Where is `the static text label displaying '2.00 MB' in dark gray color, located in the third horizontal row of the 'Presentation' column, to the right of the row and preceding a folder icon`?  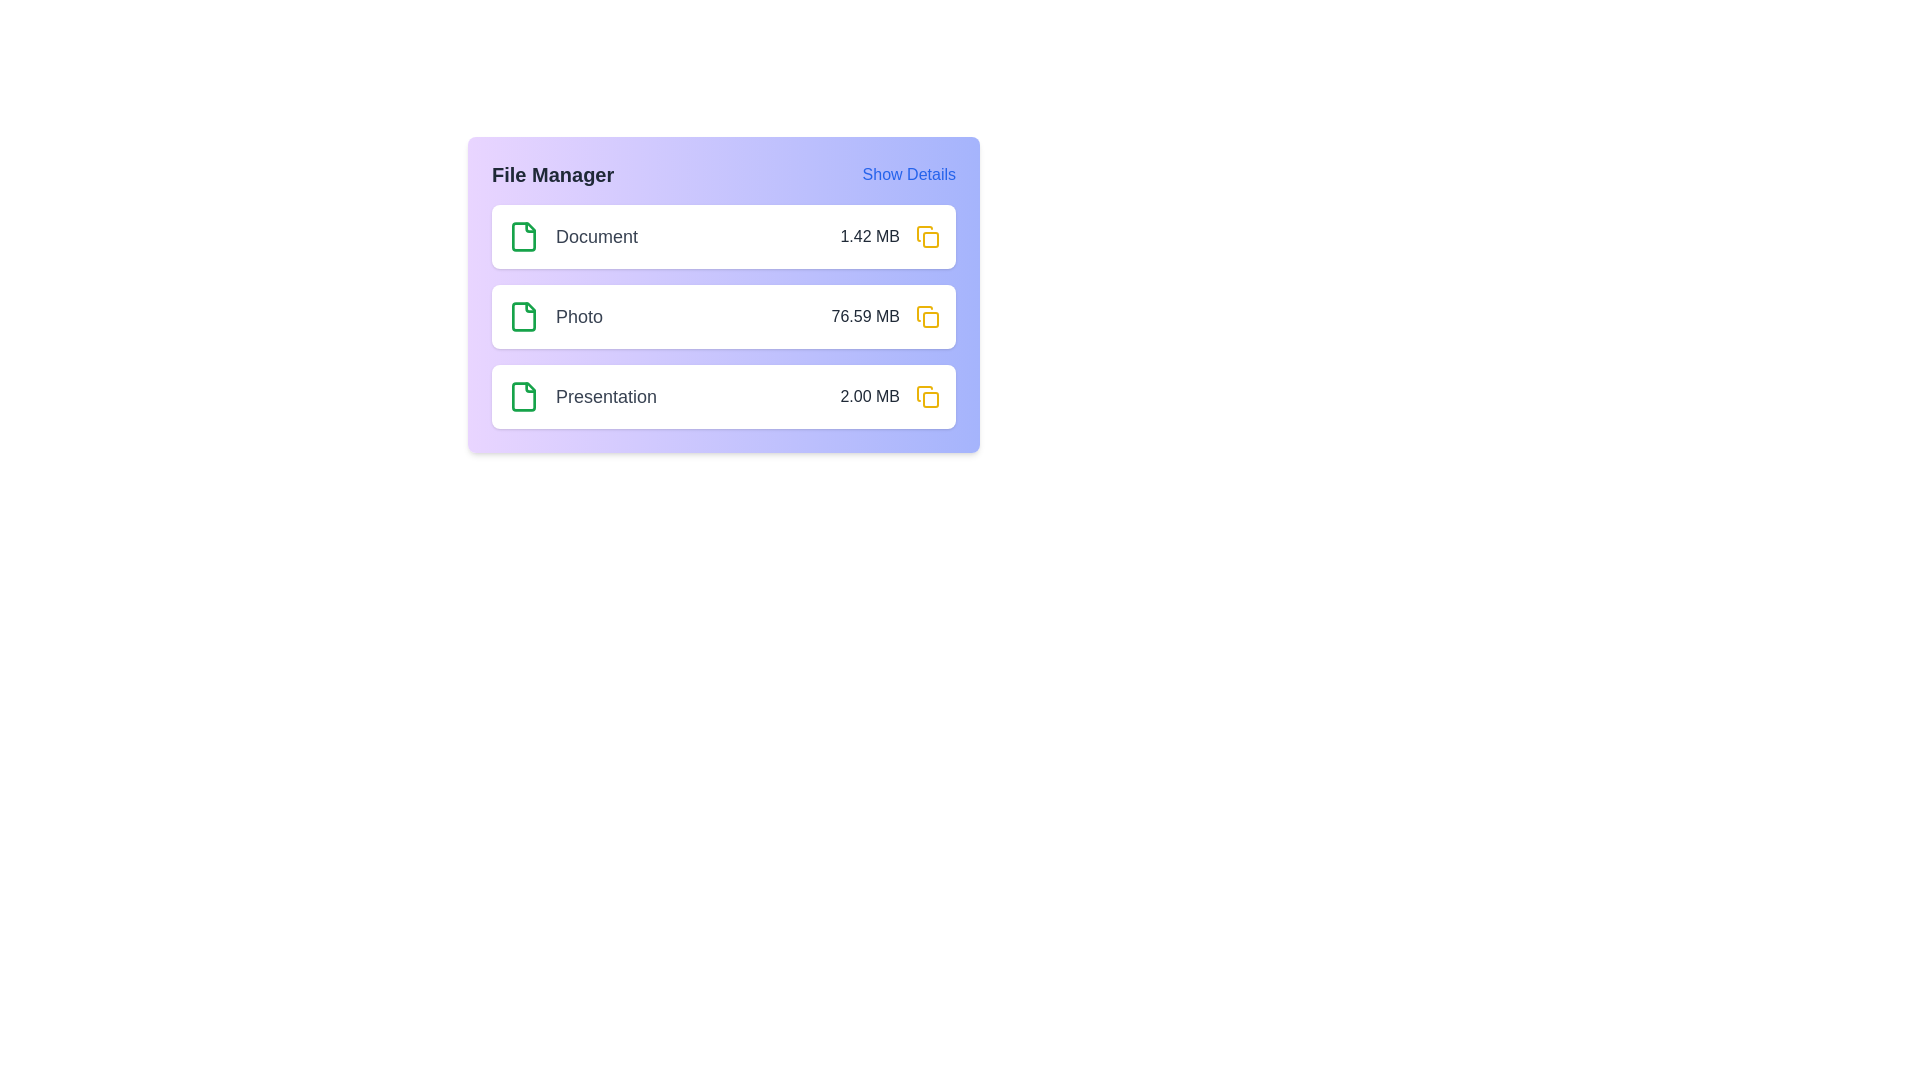 the static text label displaying '2.00 MB' in dark gray color, located in the third horizontal row of the 'Presentation' column, to the right of the row and preceding a folder icon is located at coordinates (870, 397).